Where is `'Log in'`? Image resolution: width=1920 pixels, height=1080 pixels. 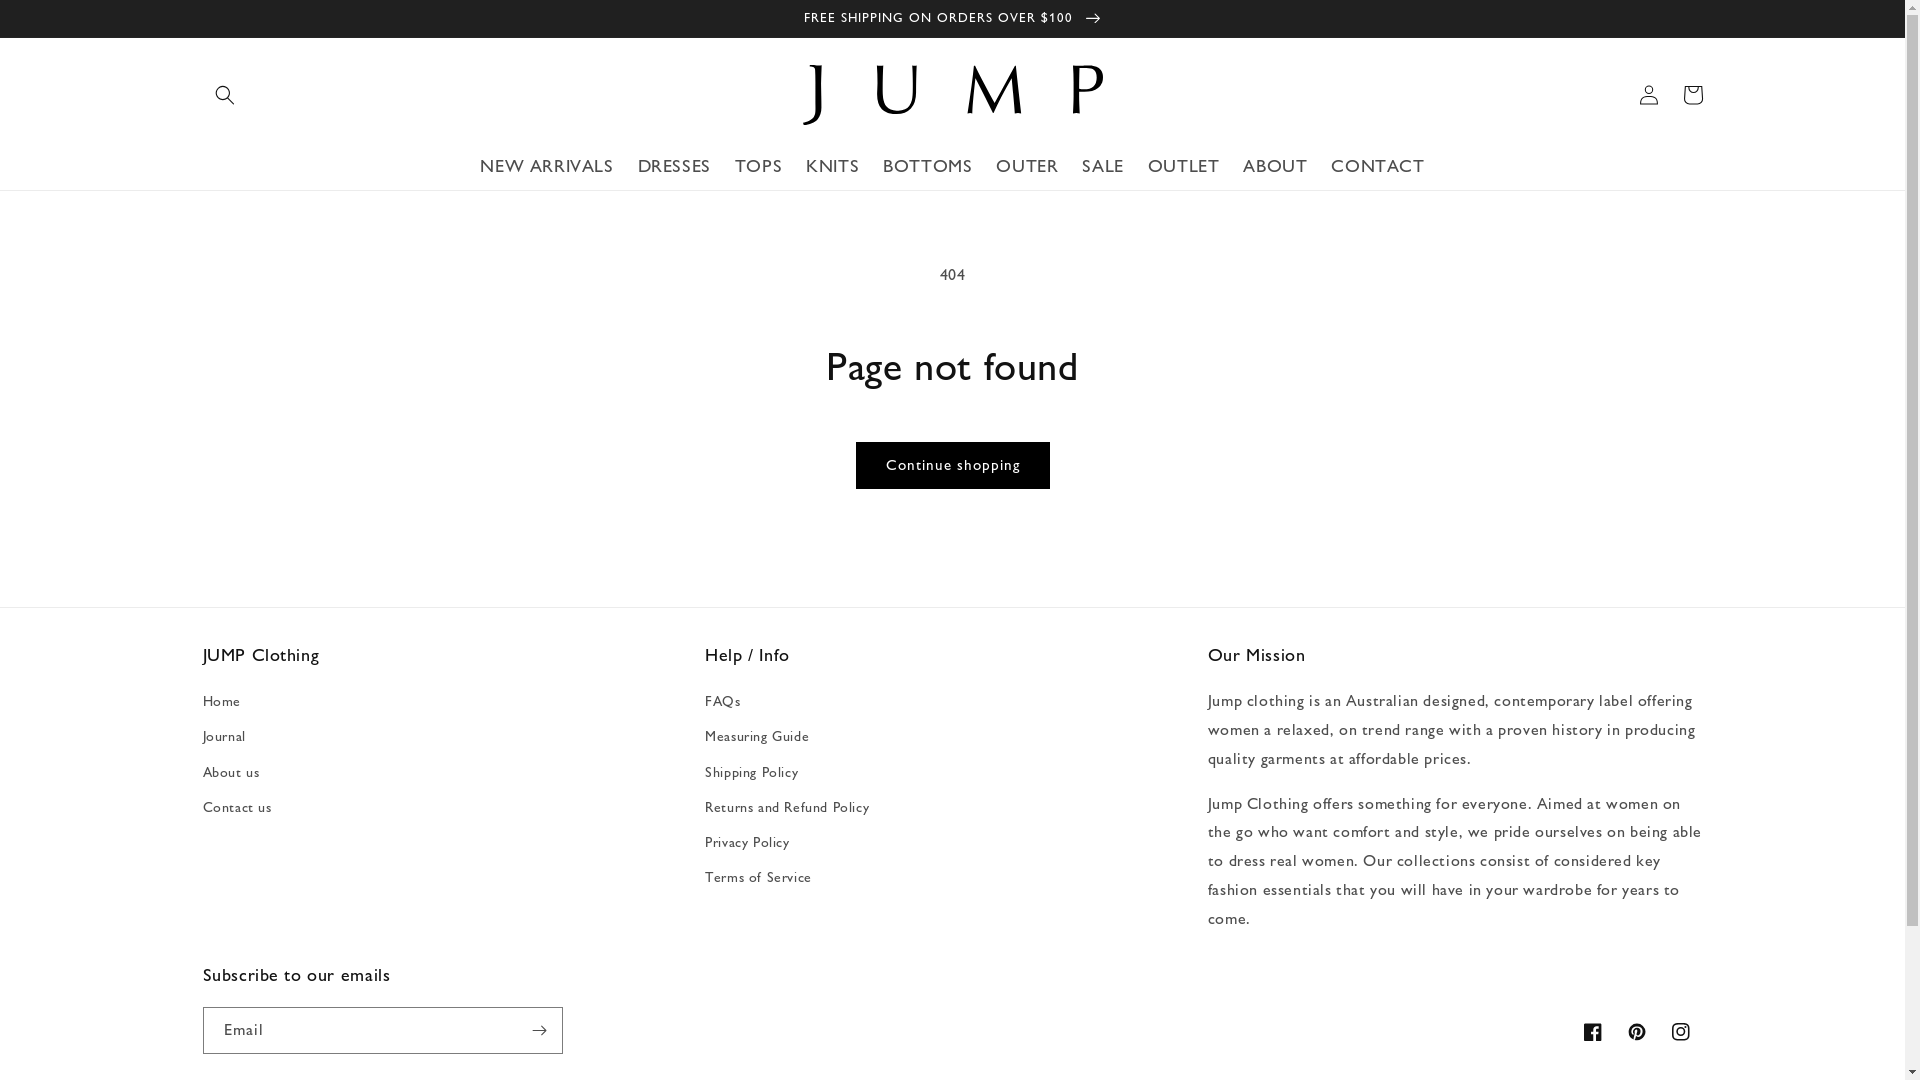
'Log in' is located at coordinates (1647, 95).